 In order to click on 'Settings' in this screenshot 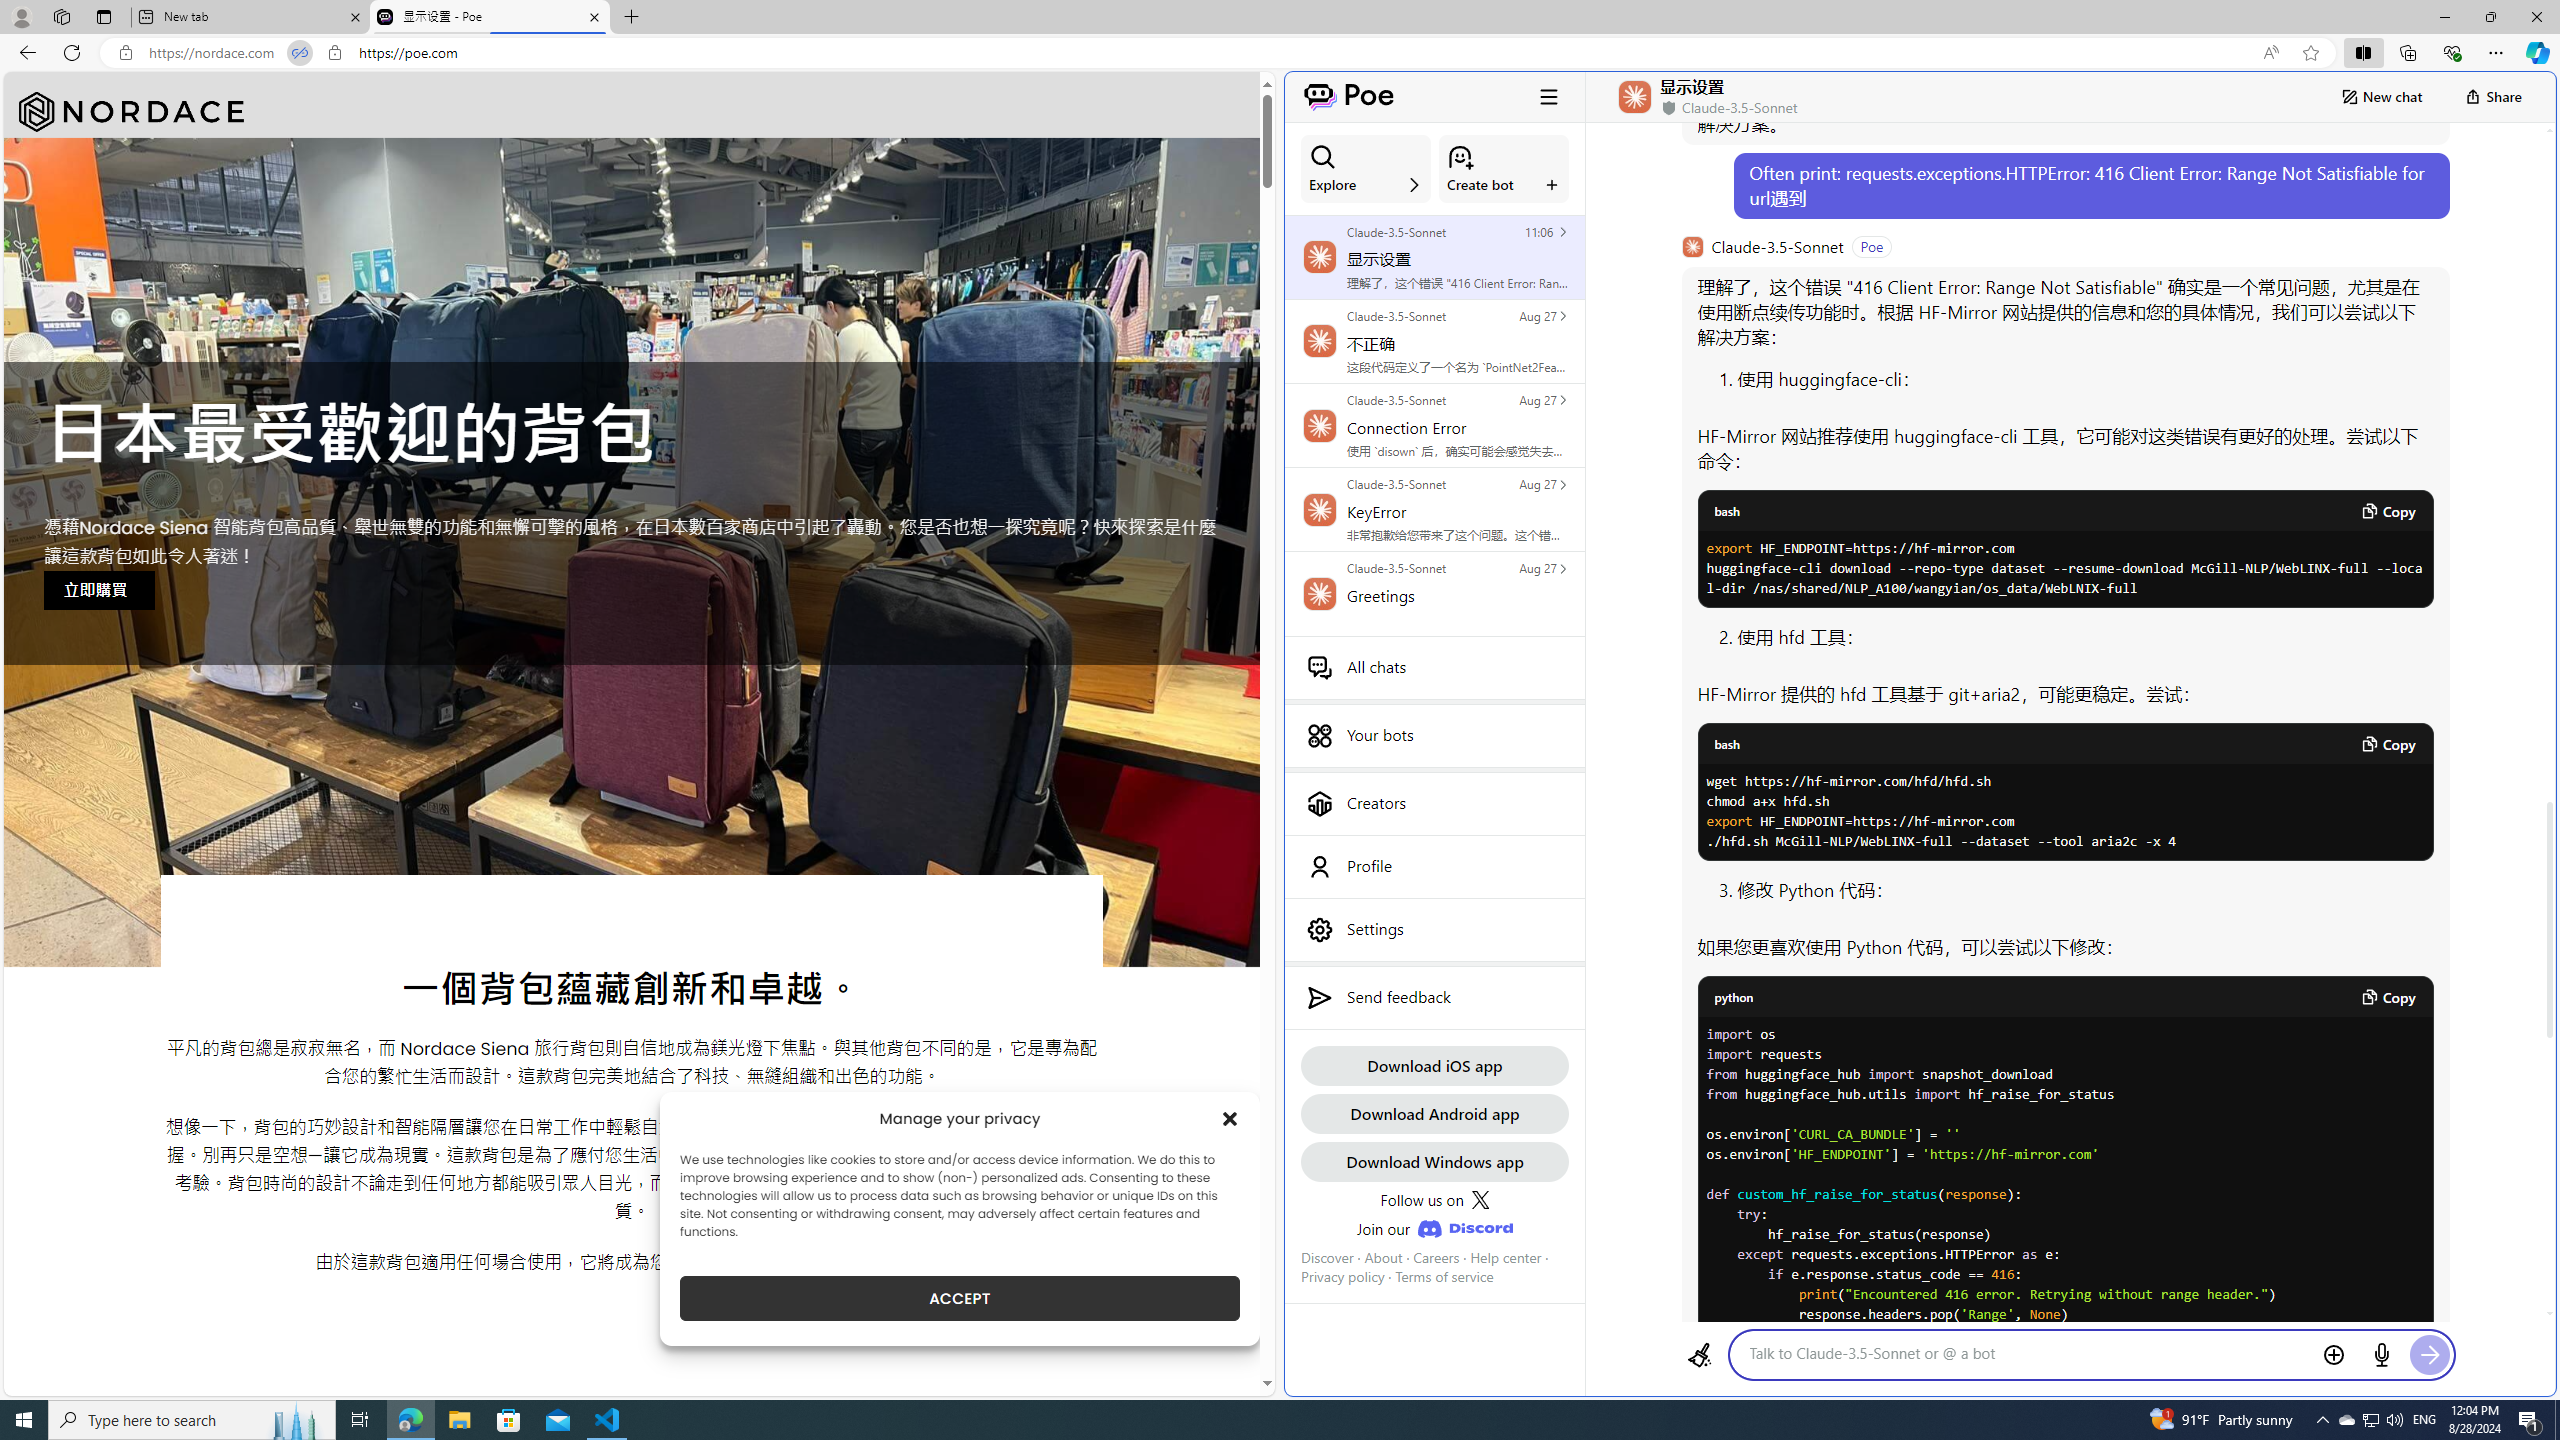, I will do `click(1434, 928)`.